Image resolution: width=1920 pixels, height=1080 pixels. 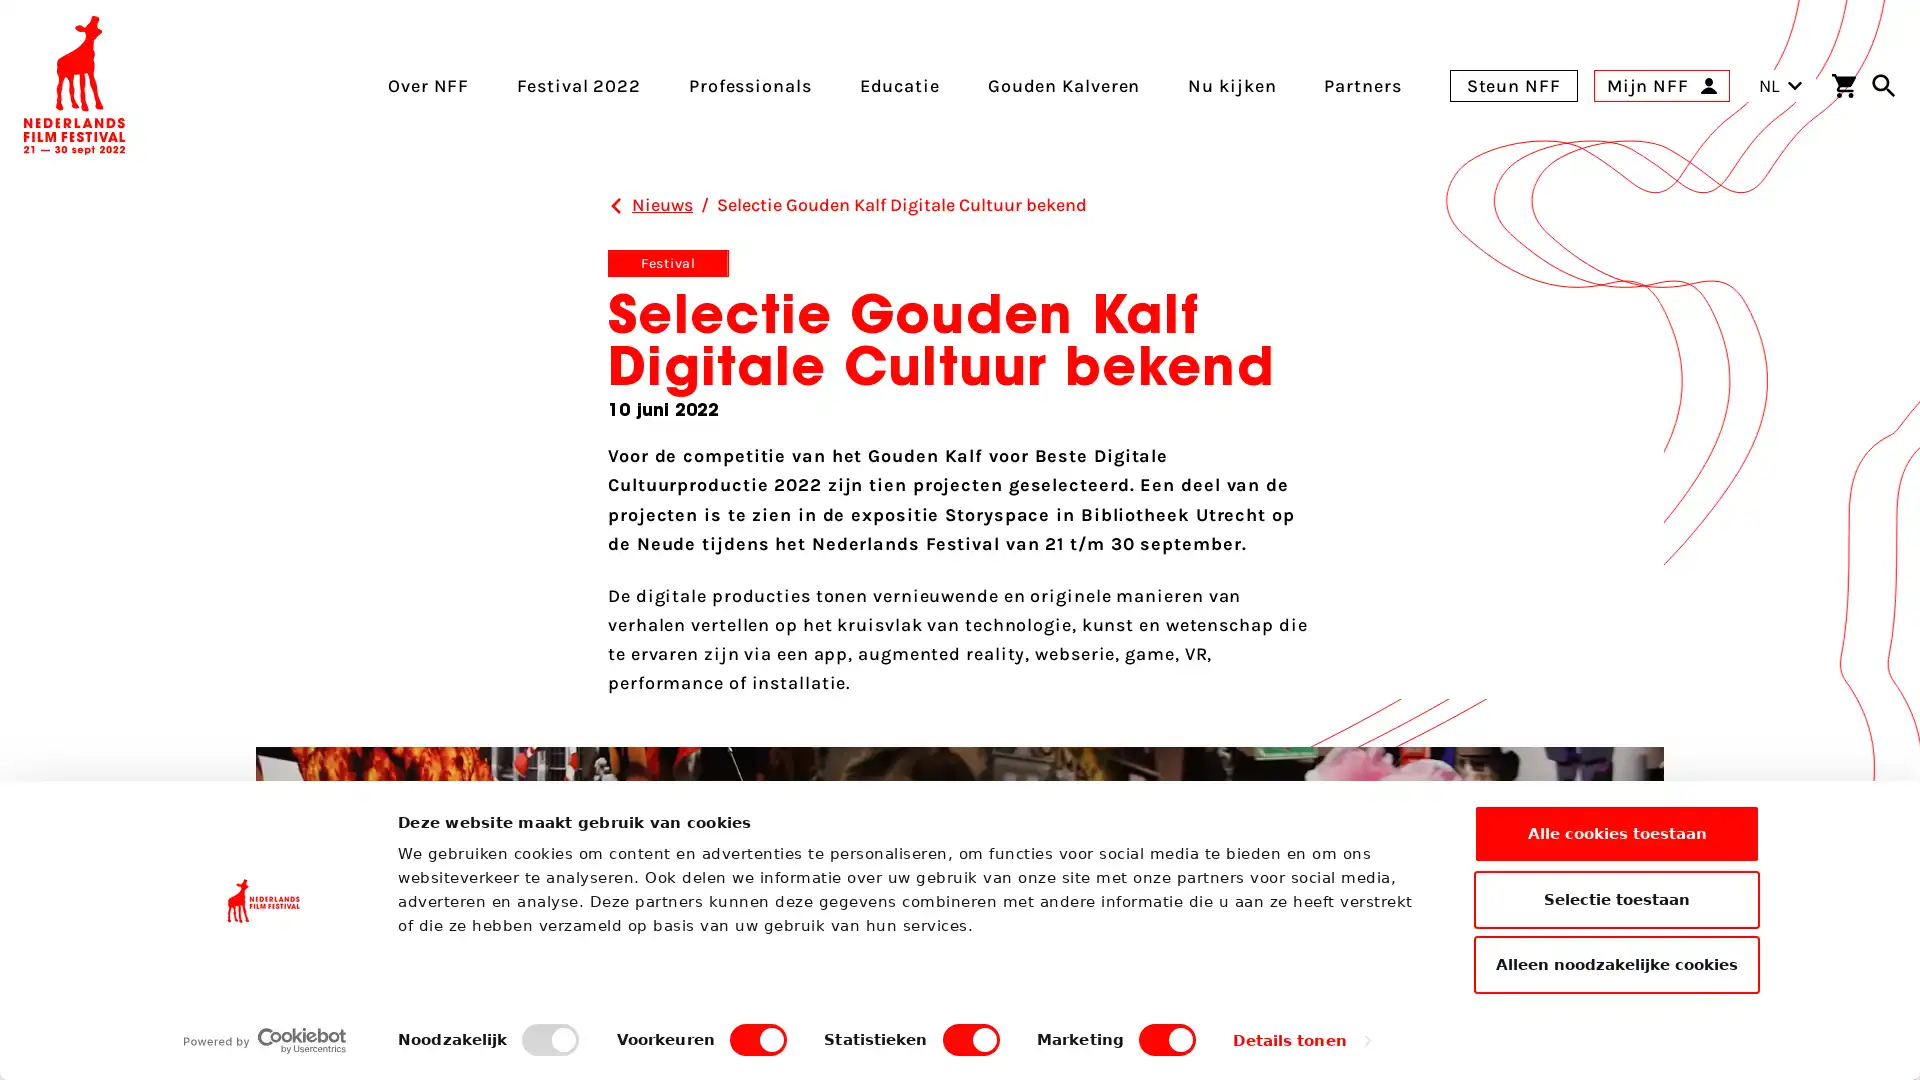 What do you see at coordinates (1617, 963) in the screenshot?
I see `Alleen noodzakelijke cookies` at bounding box center [1617, 963].